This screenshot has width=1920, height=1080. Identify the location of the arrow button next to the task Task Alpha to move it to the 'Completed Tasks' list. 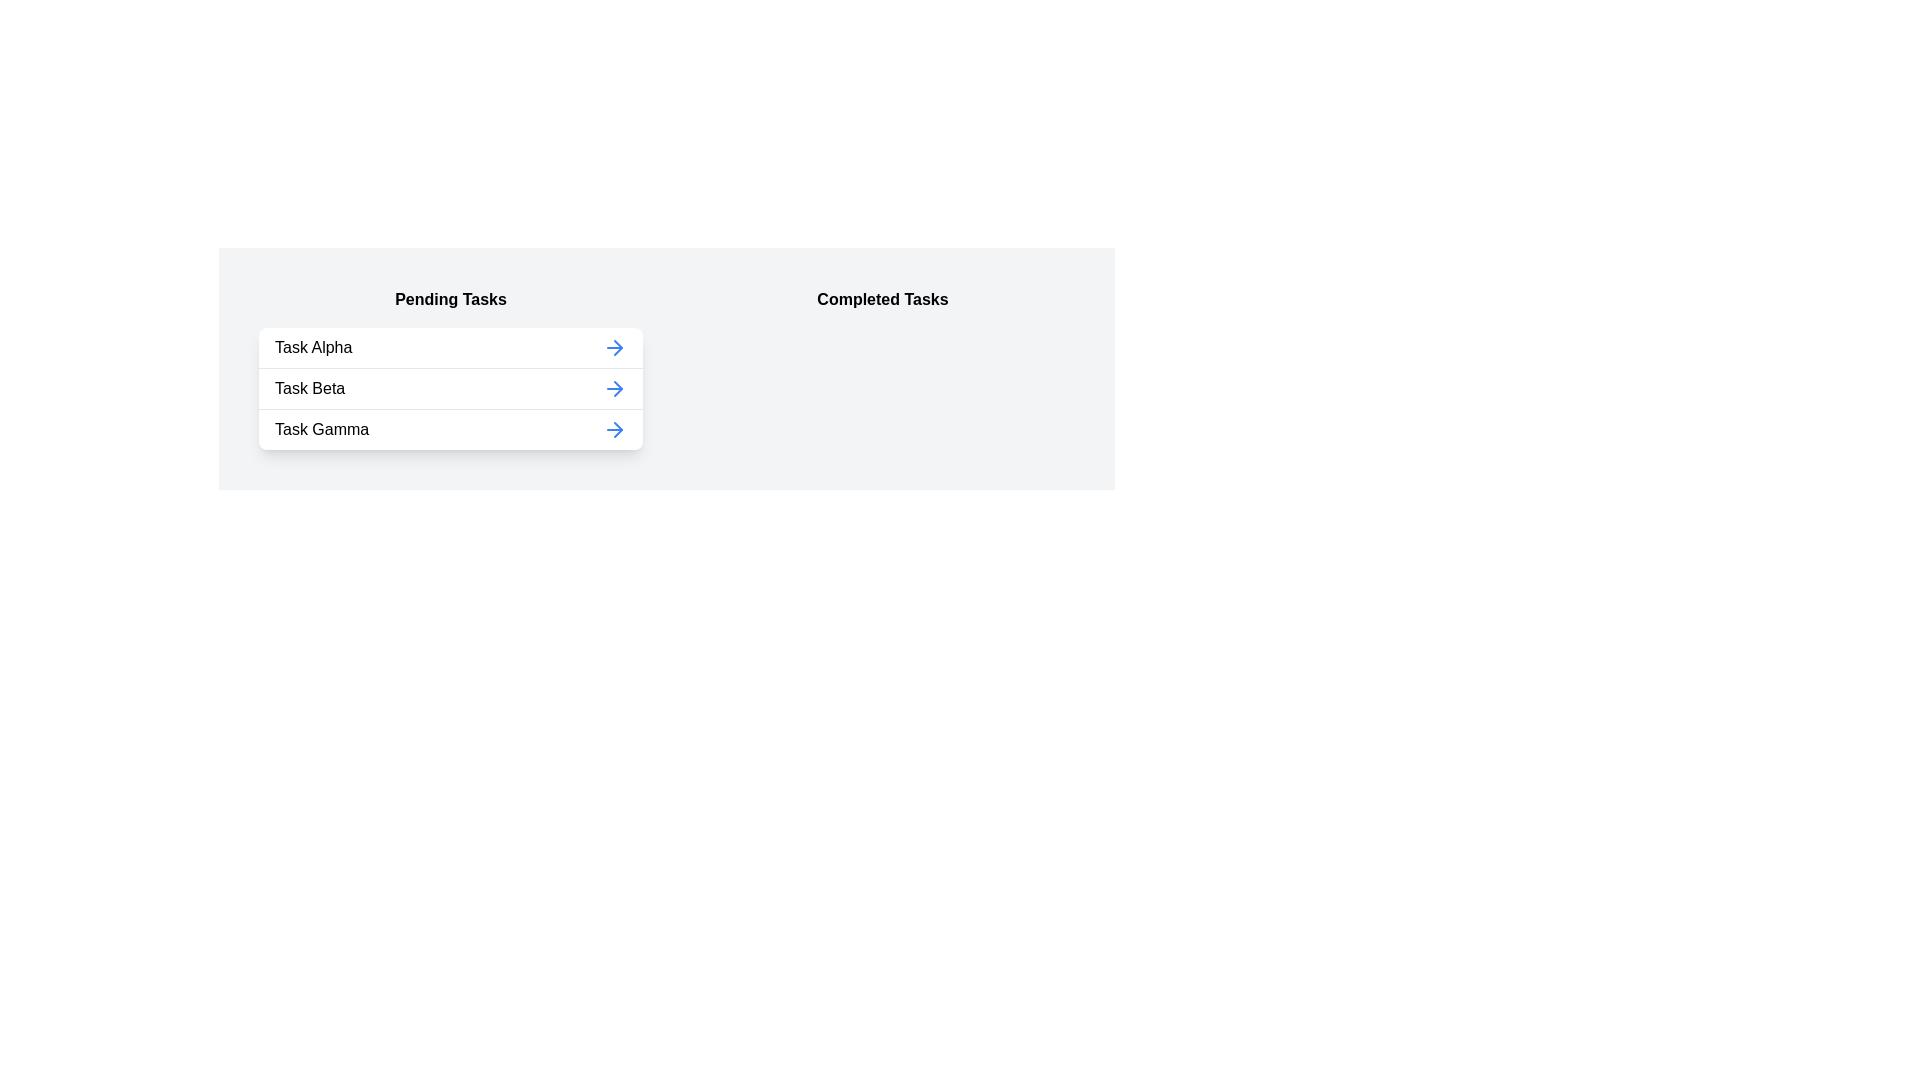
(613, 346).